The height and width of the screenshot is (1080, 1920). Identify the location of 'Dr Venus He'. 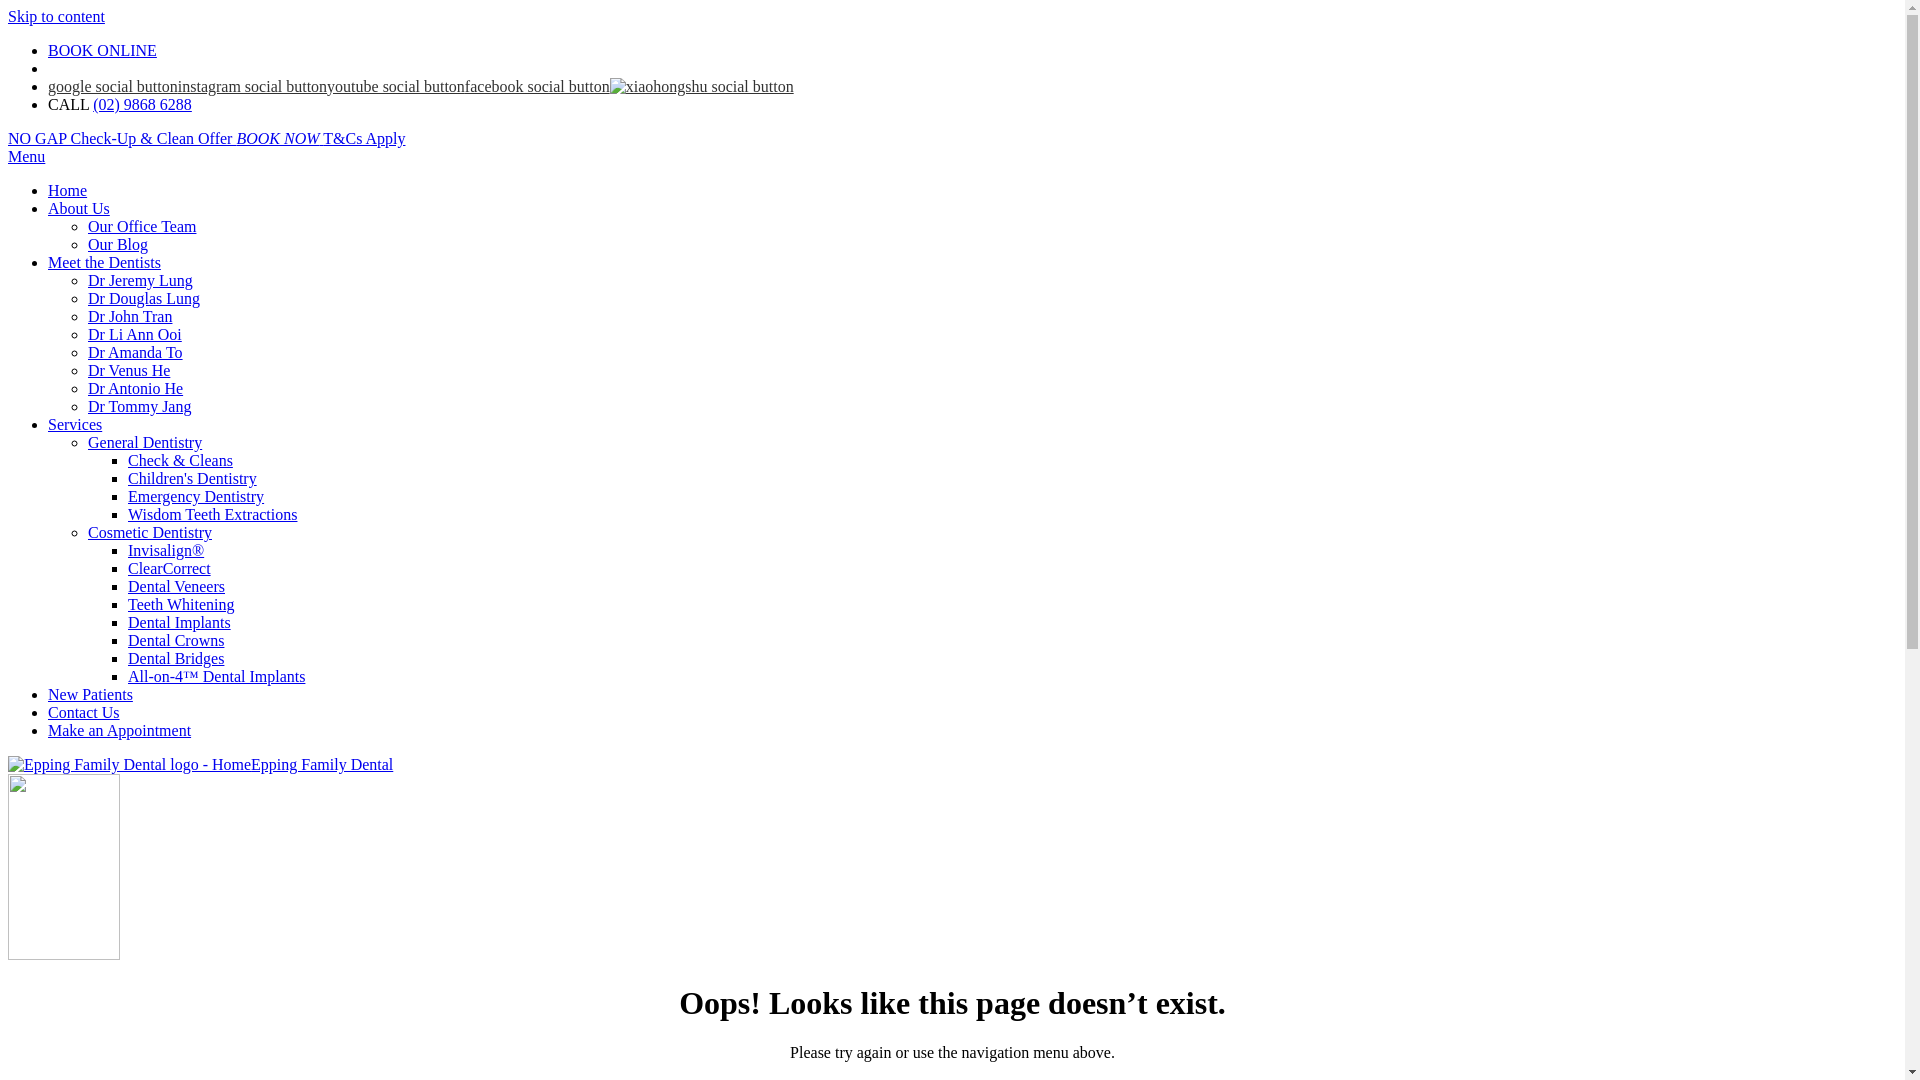
(128, 370).